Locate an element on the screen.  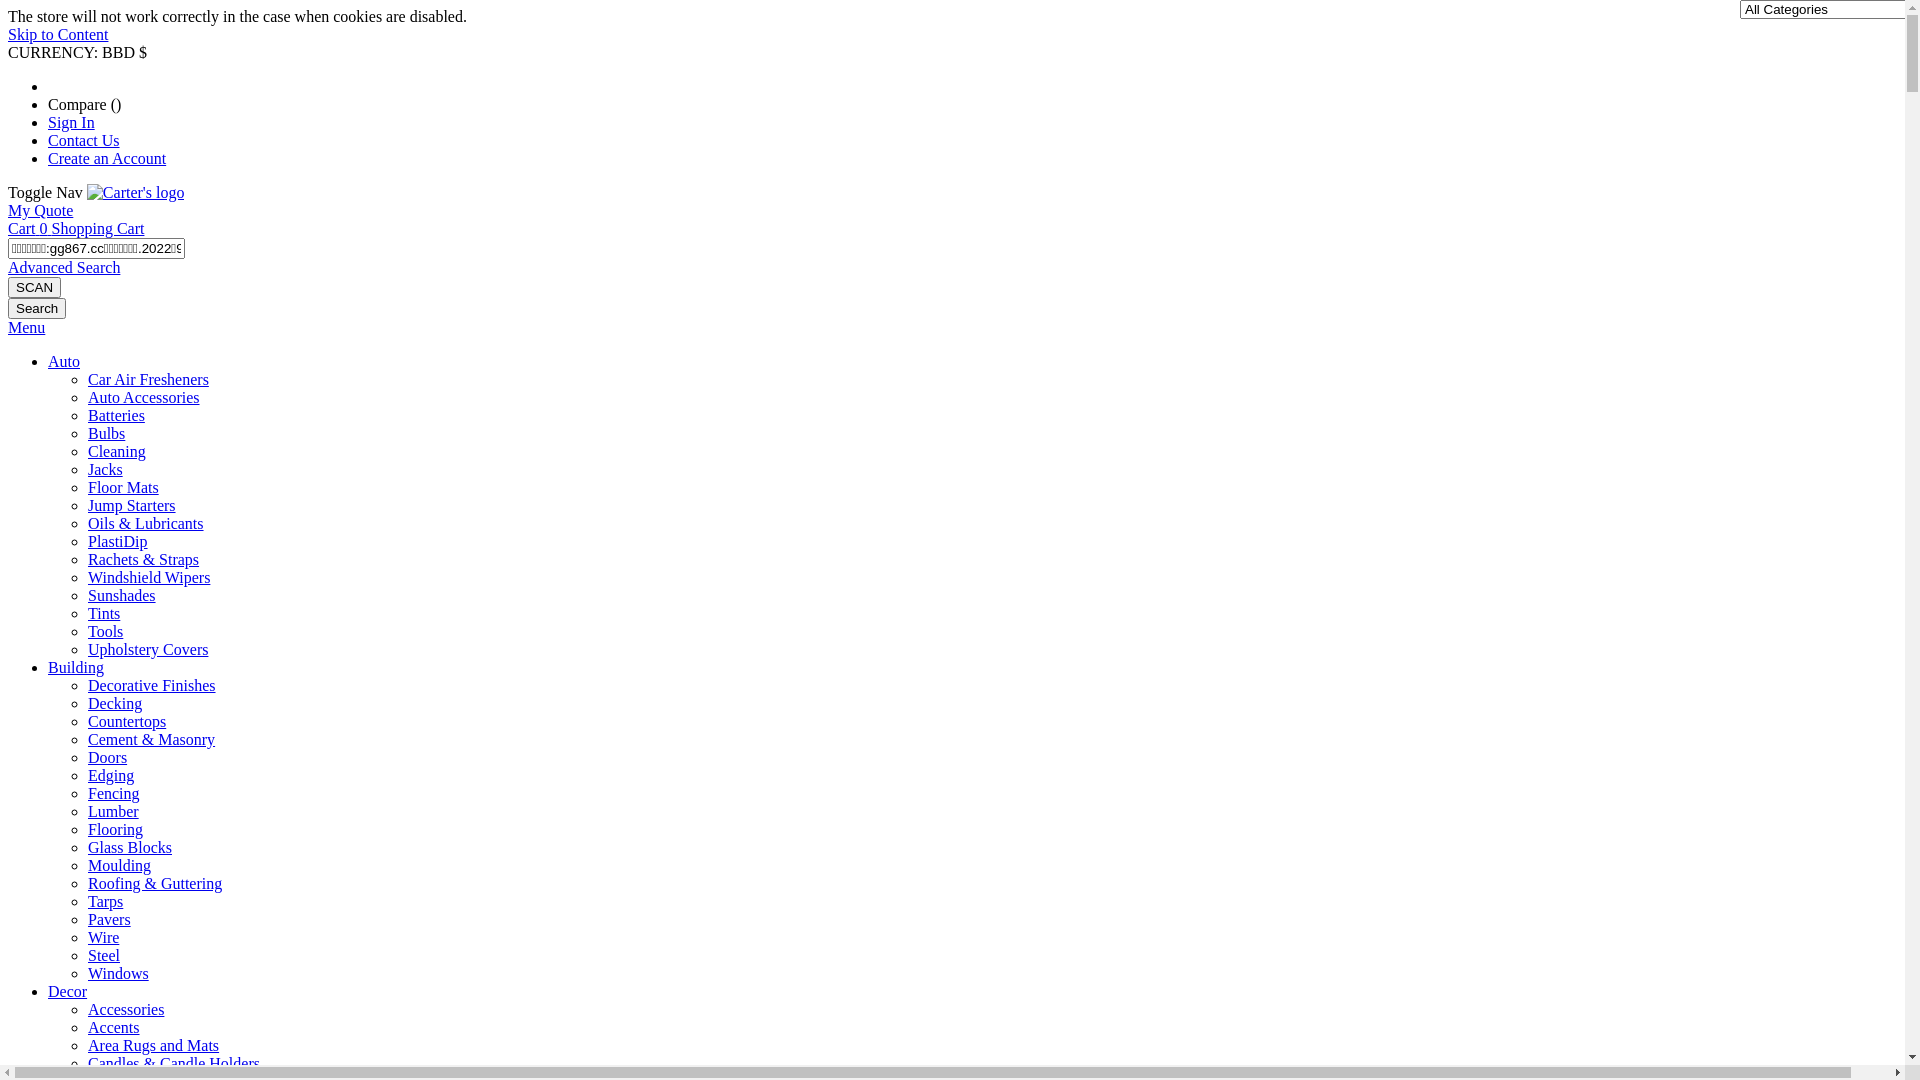
'Advanced Search' is located at coordinates (63, 266).